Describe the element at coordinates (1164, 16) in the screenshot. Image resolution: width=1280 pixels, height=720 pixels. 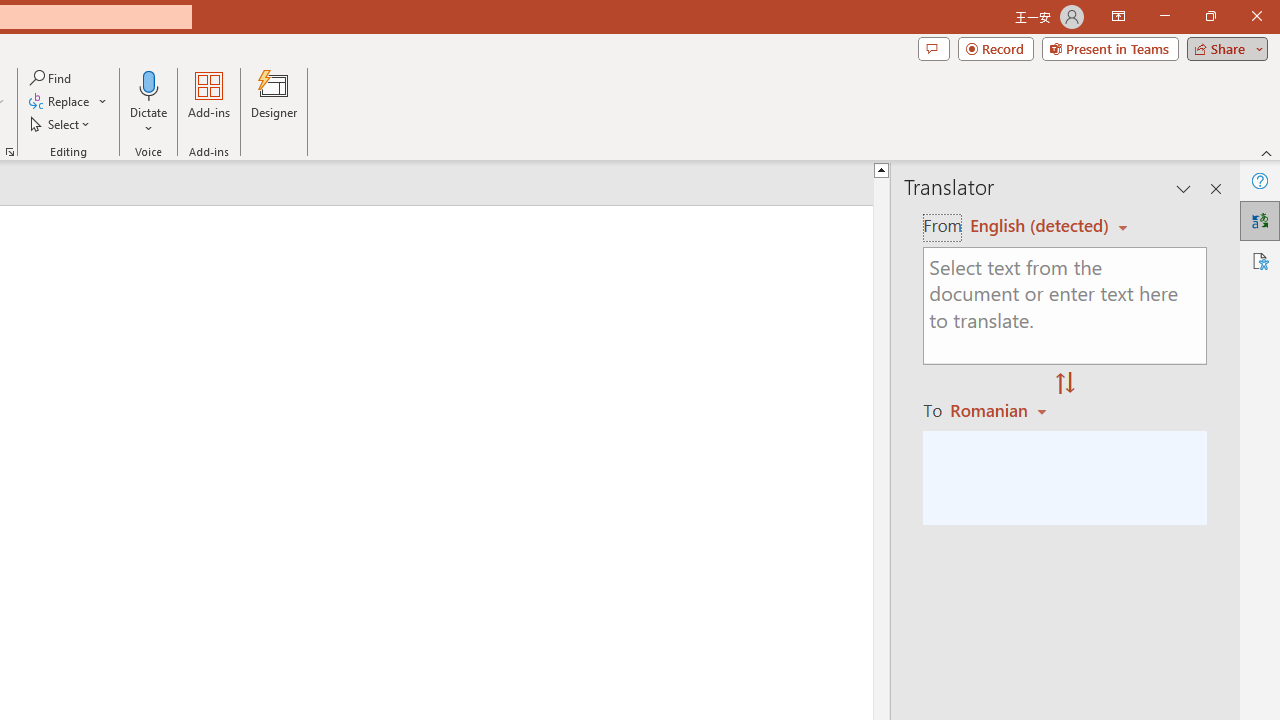
I see `'Minimize'` at that location.